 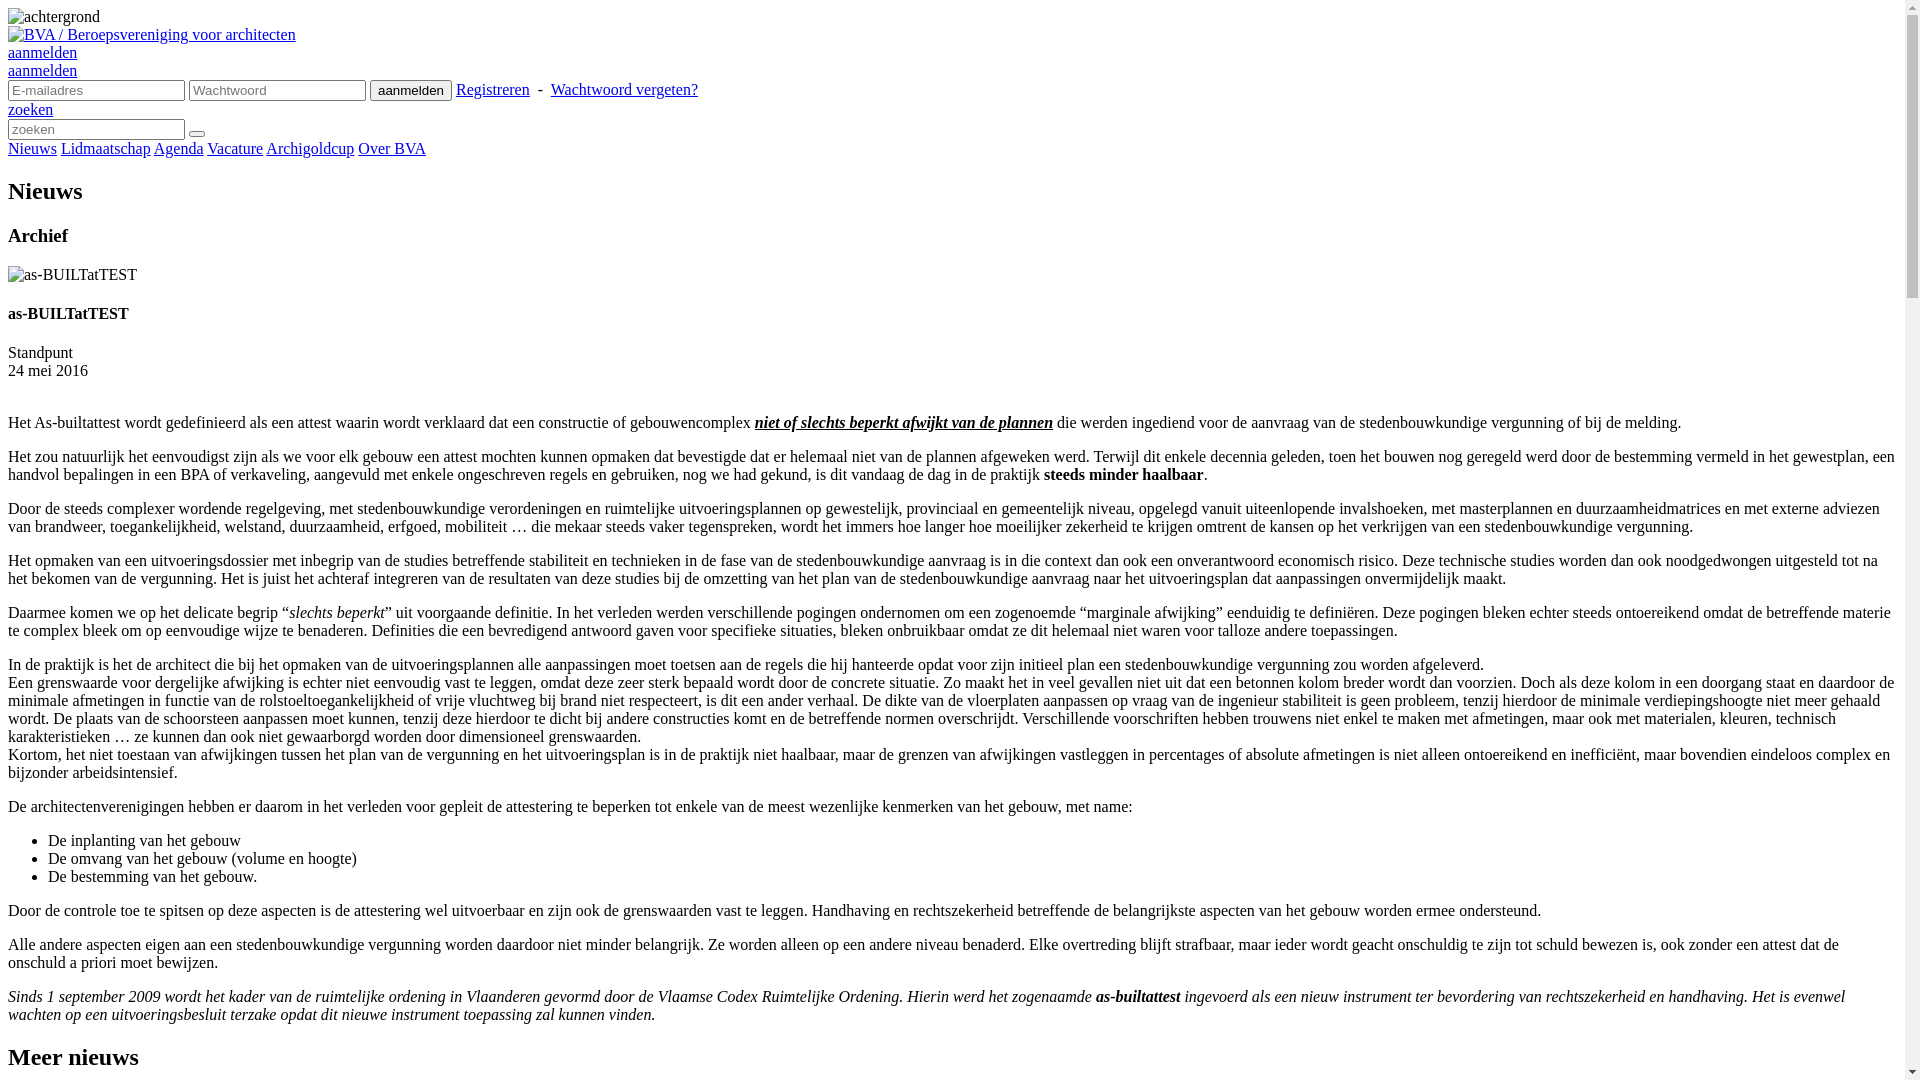 What do you see at coordinates (410, 90) in the screenshot?
I see `'aanmelden'` at bounding box center [410, 90].